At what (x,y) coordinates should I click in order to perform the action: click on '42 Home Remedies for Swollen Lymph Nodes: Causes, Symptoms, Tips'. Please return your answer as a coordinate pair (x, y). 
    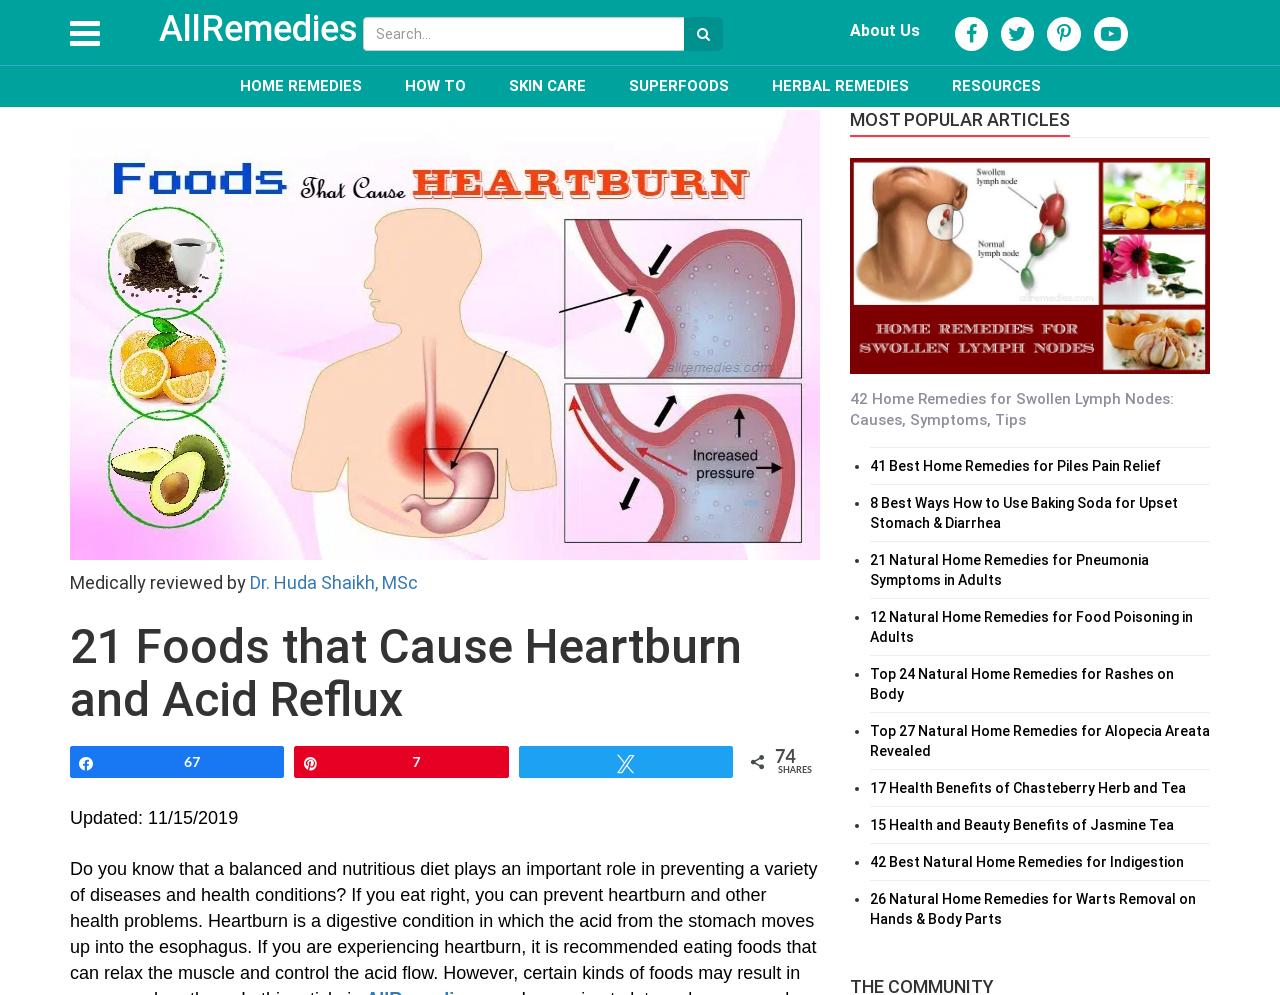
    Looking at the image, I should click on (1011, 409).